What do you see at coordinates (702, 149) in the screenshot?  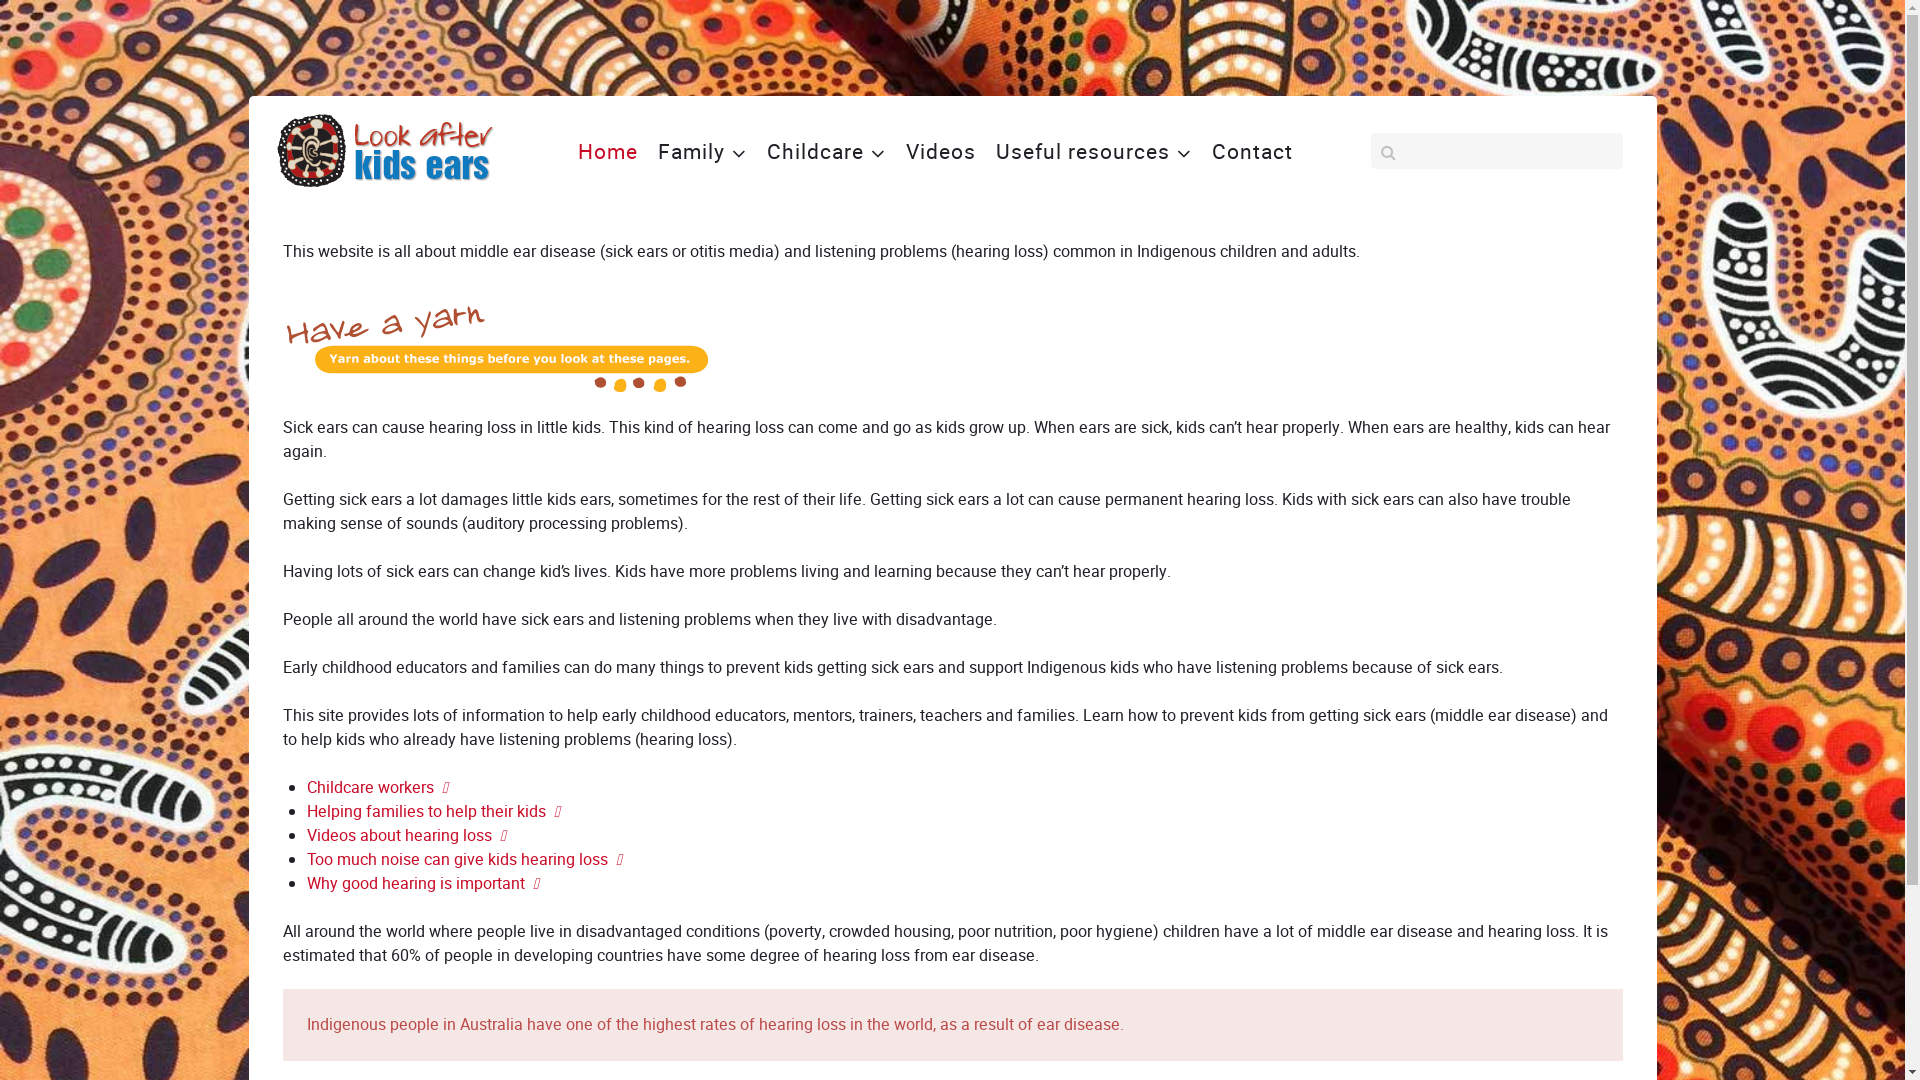 I see `'Family'` at bounding box center [702, 149].